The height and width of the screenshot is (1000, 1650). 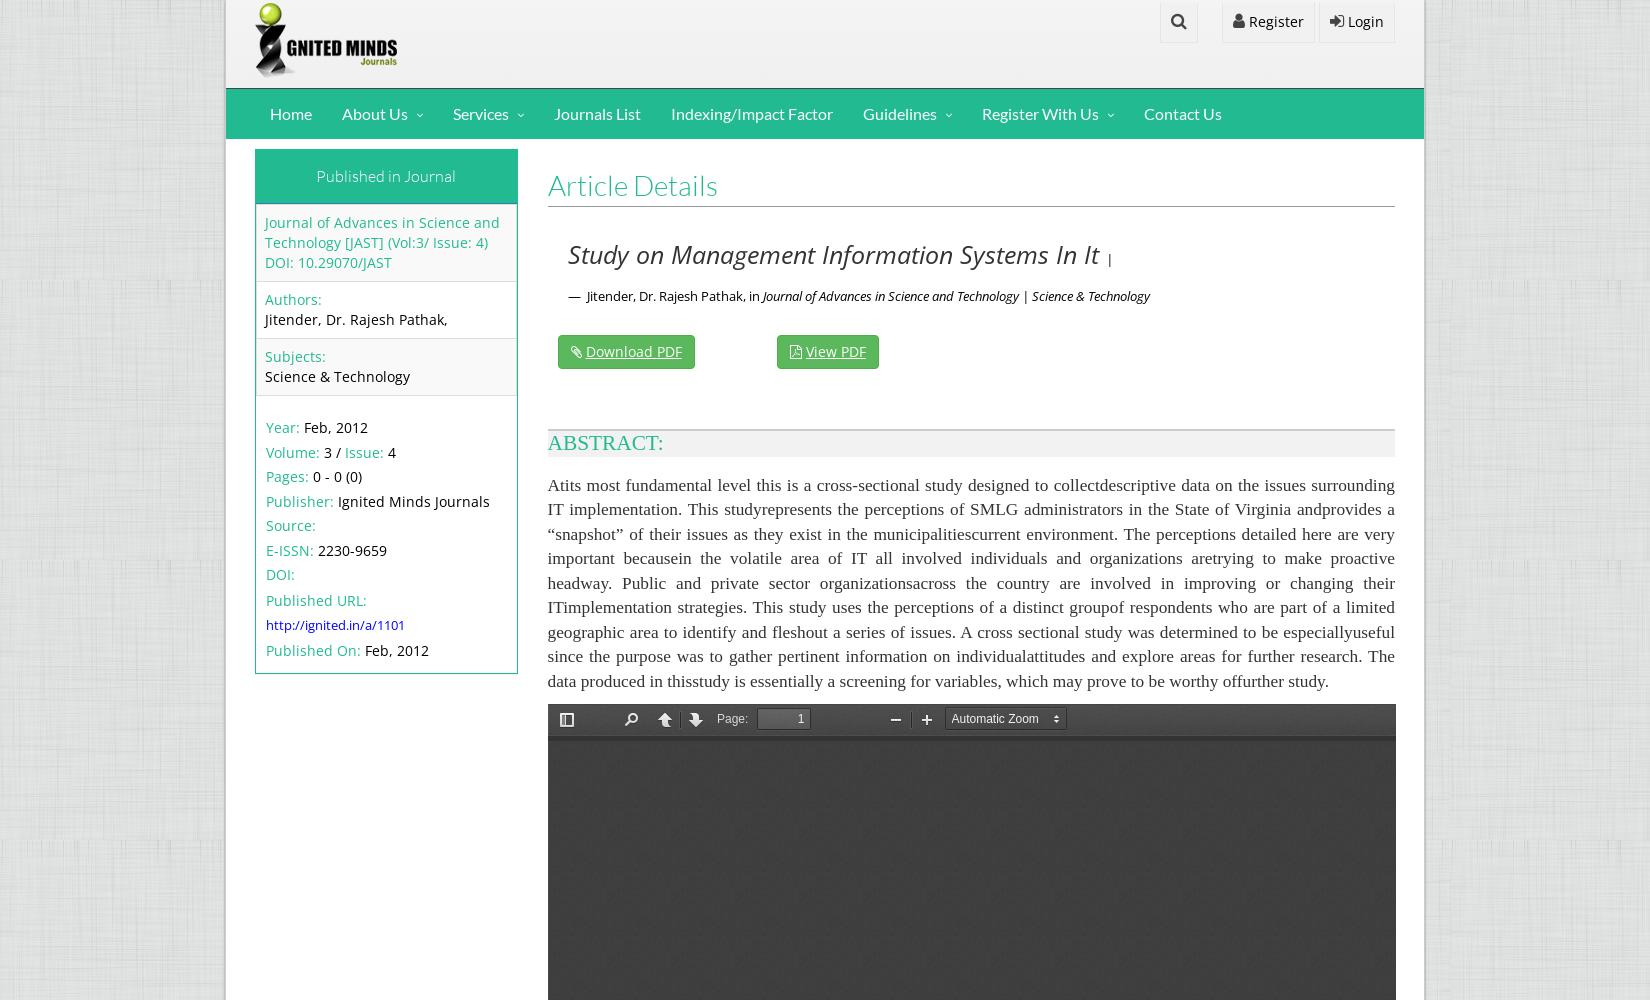 What do you see at coordinates (382, 231) in the screenshot?
I see `'Journal of Advances in Science and Technology [JAST] (Vol:3/ Issue: 4)'` at bounding box center [382, 231].